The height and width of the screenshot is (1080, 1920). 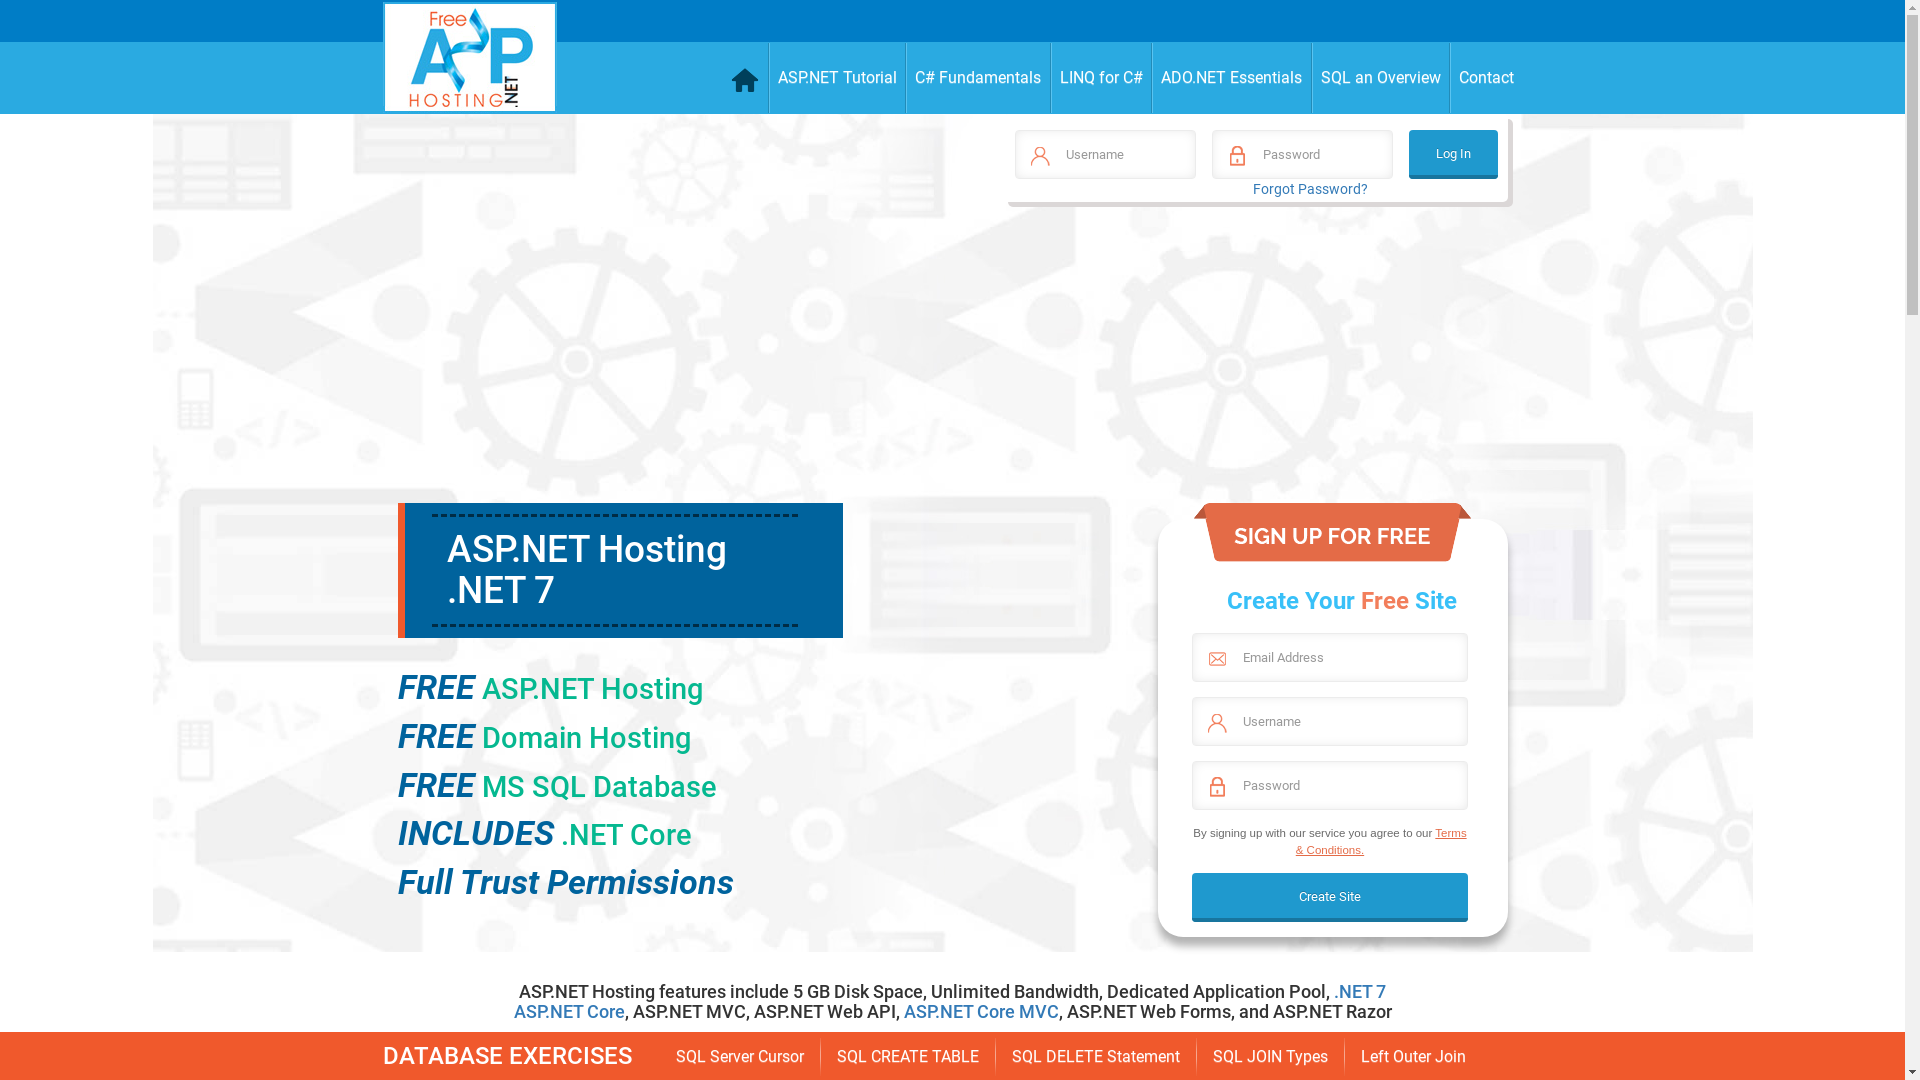 What do you see at coordinates (1099, 76) in the screenshot?
I see `'LINQ for C#'` at bounding box center [1099, 76].